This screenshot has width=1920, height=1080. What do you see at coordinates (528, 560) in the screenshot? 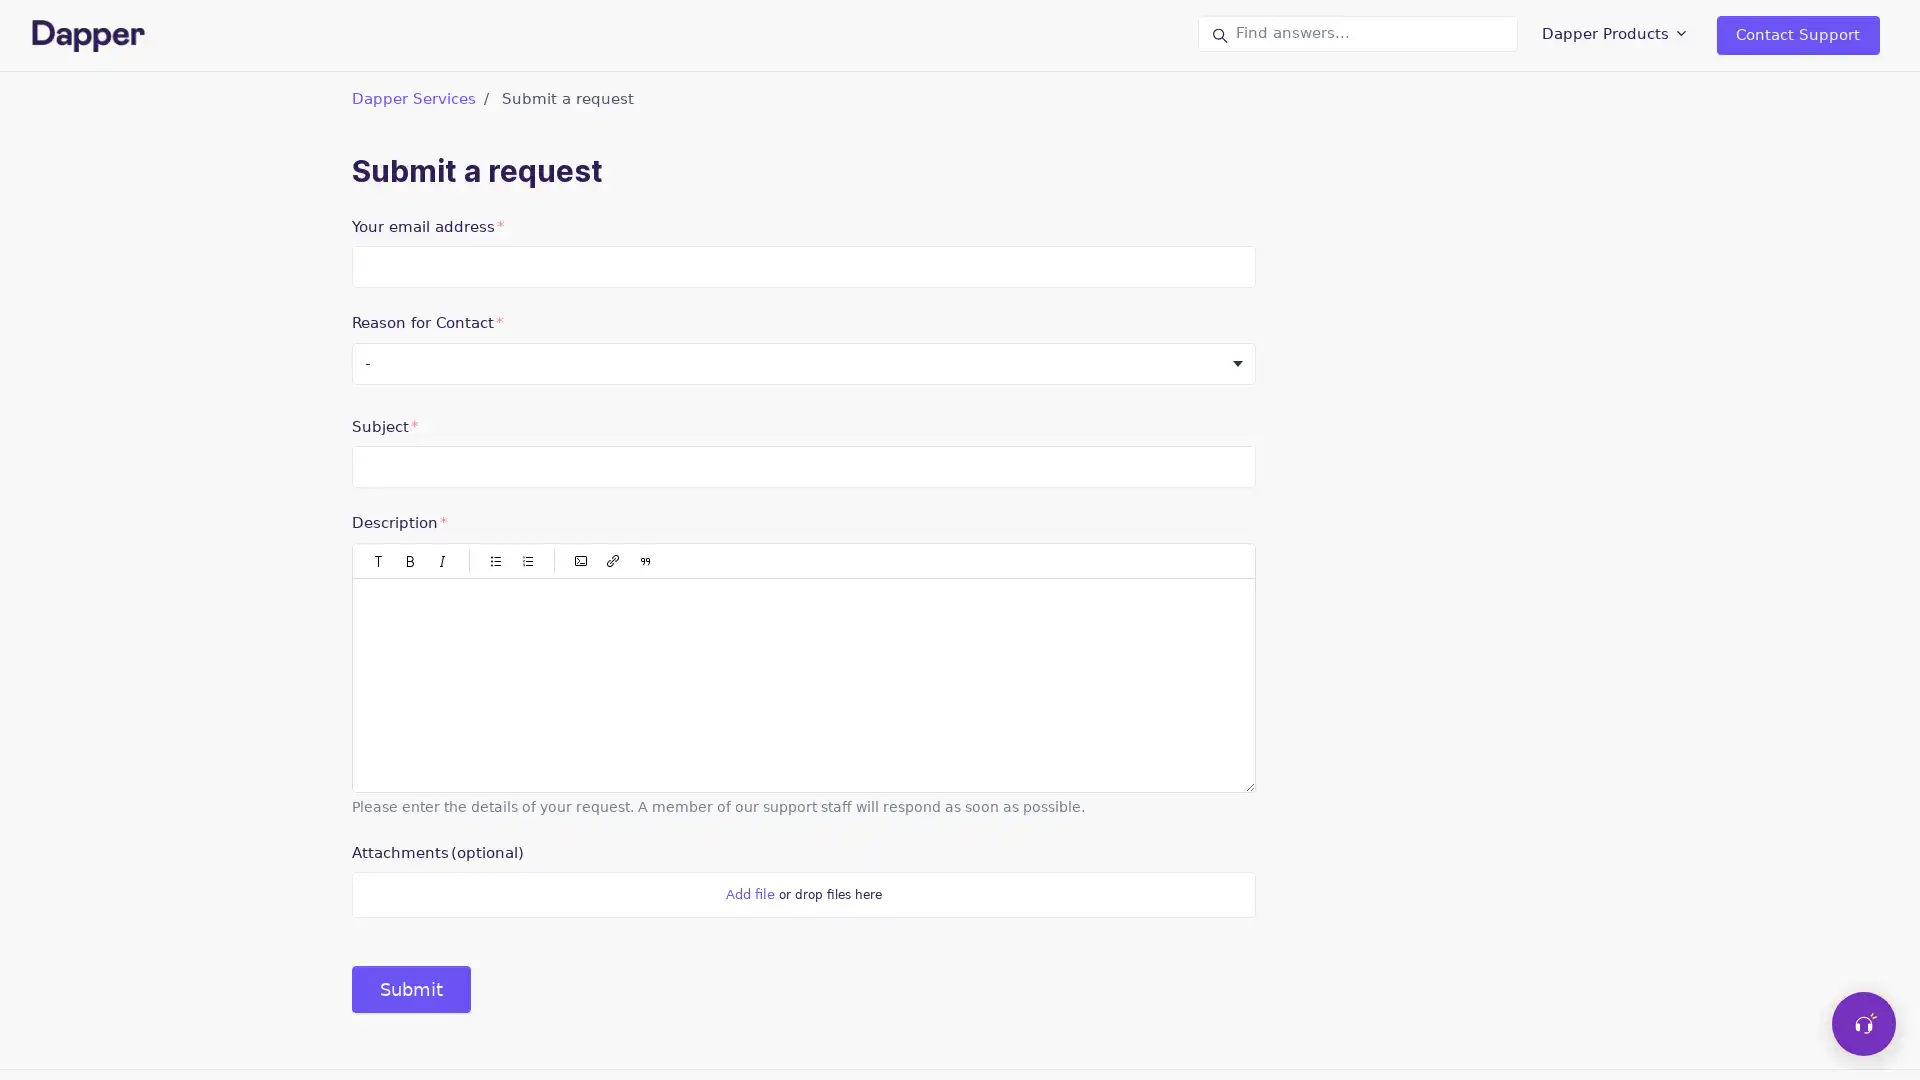
I see `Numbered list` at bounding box center [528, 560].